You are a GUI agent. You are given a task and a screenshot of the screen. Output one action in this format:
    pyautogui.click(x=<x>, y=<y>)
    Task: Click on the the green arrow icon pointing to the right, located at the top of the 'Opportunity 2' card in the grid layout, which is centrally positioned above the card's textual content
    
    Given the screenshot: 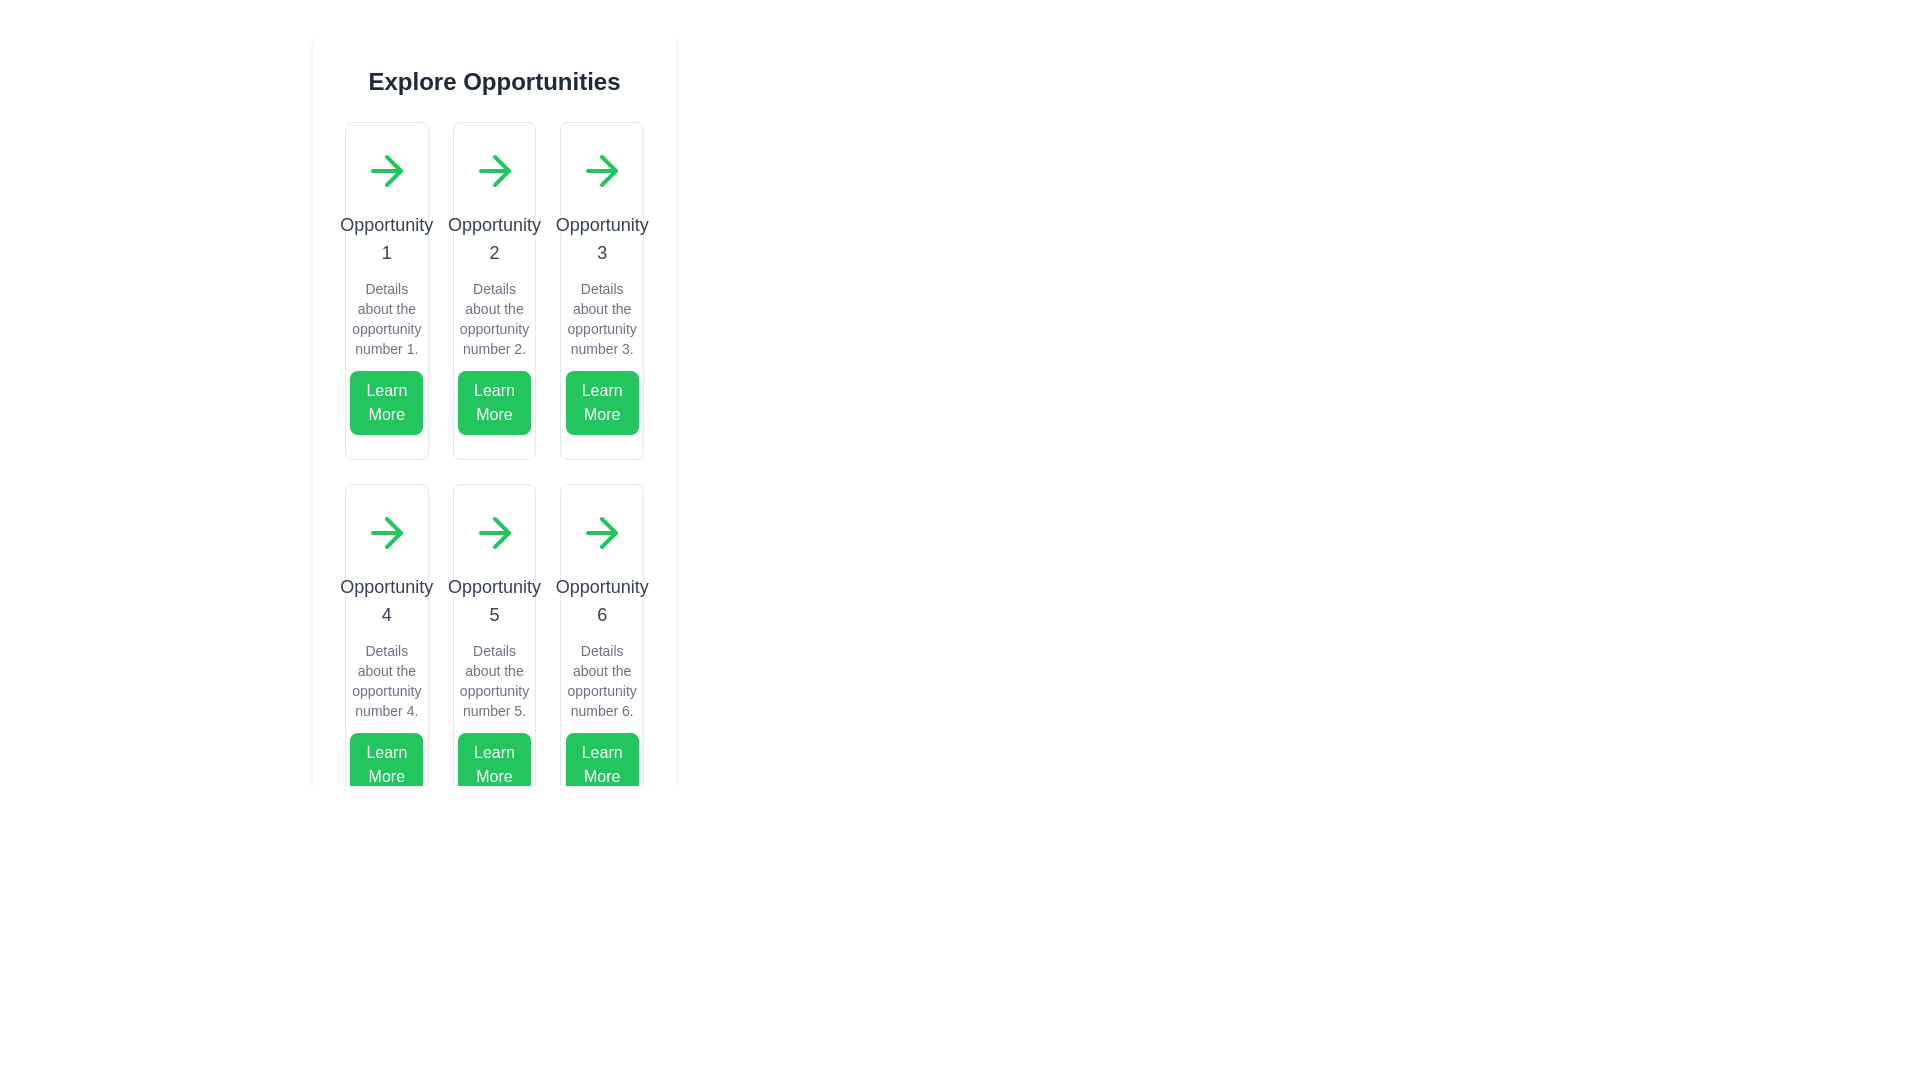 What is the action you would take?
    pyautogui.click(x=494, y=169)
    